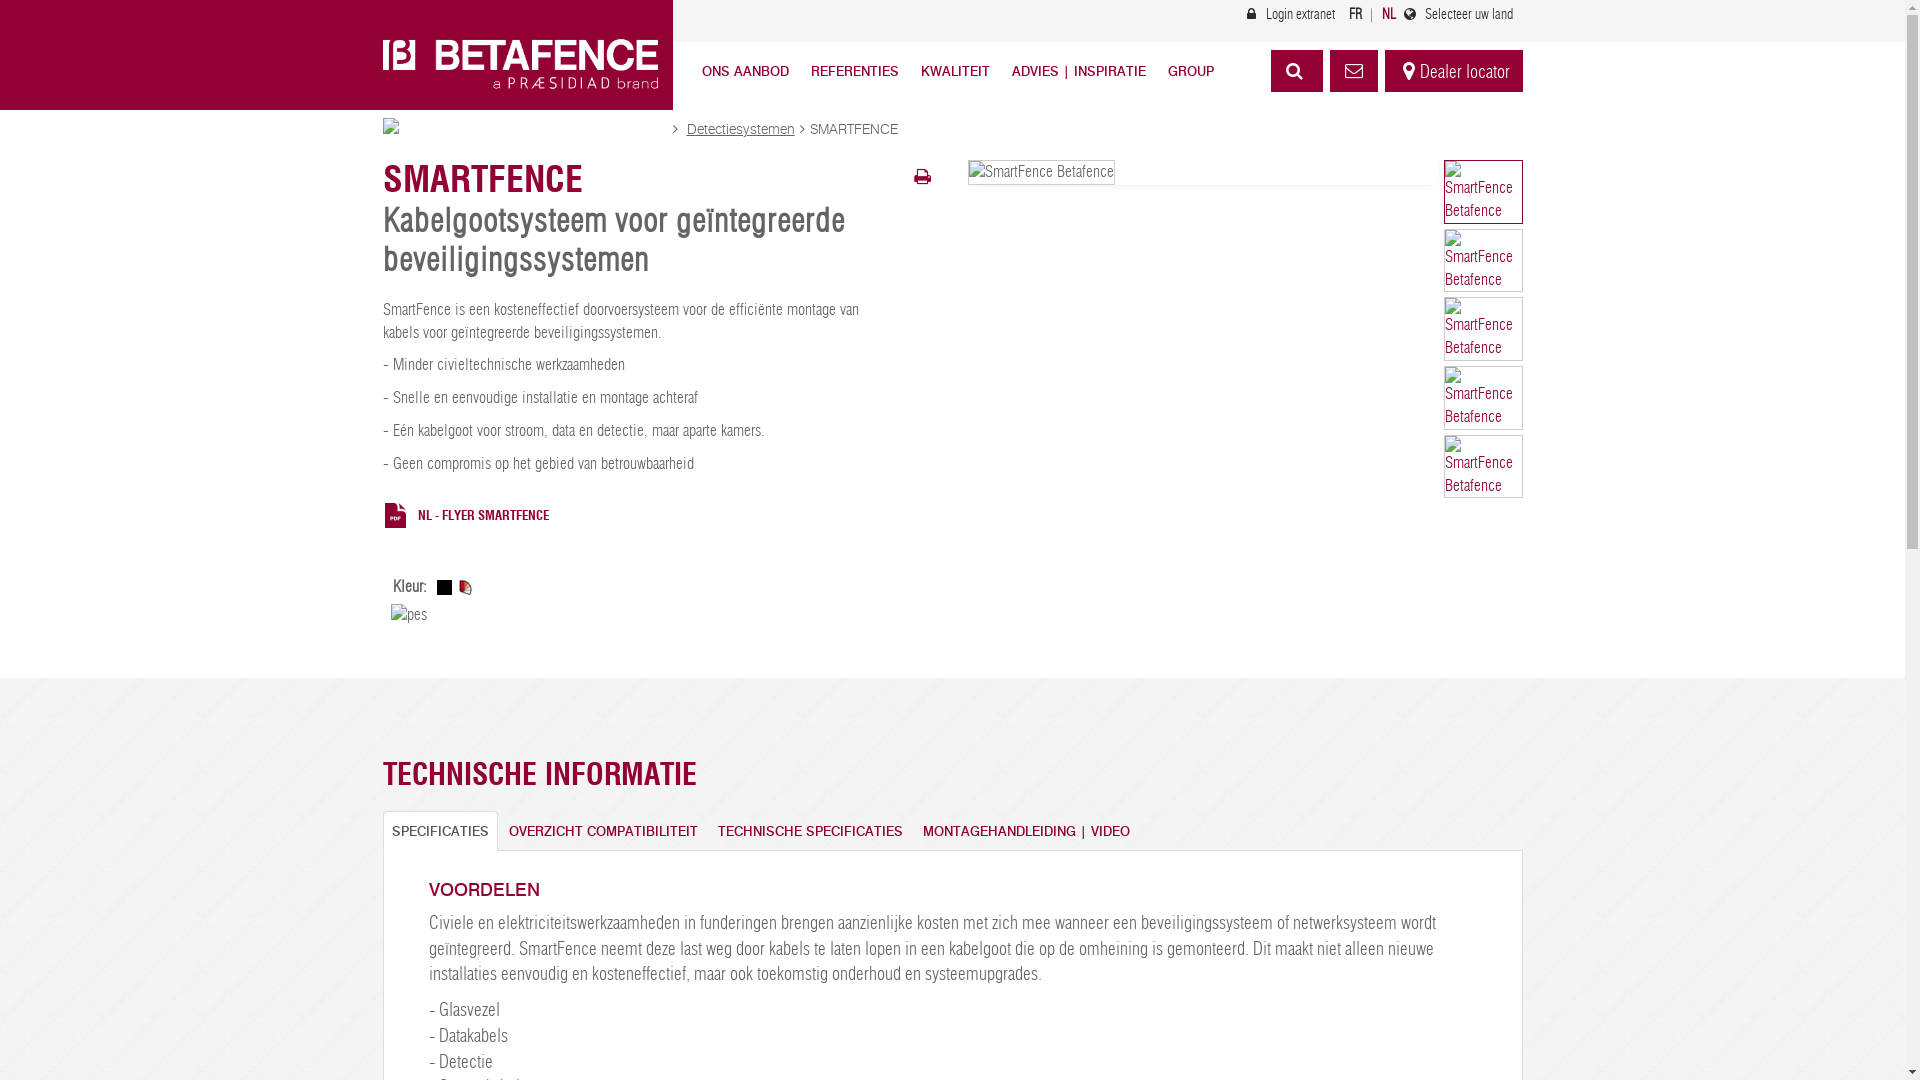 The height and width of the screenshot is (1080, 1920). I want to click on 'OVERZICHT COMPATIBILITEIT', so click(602, 831).